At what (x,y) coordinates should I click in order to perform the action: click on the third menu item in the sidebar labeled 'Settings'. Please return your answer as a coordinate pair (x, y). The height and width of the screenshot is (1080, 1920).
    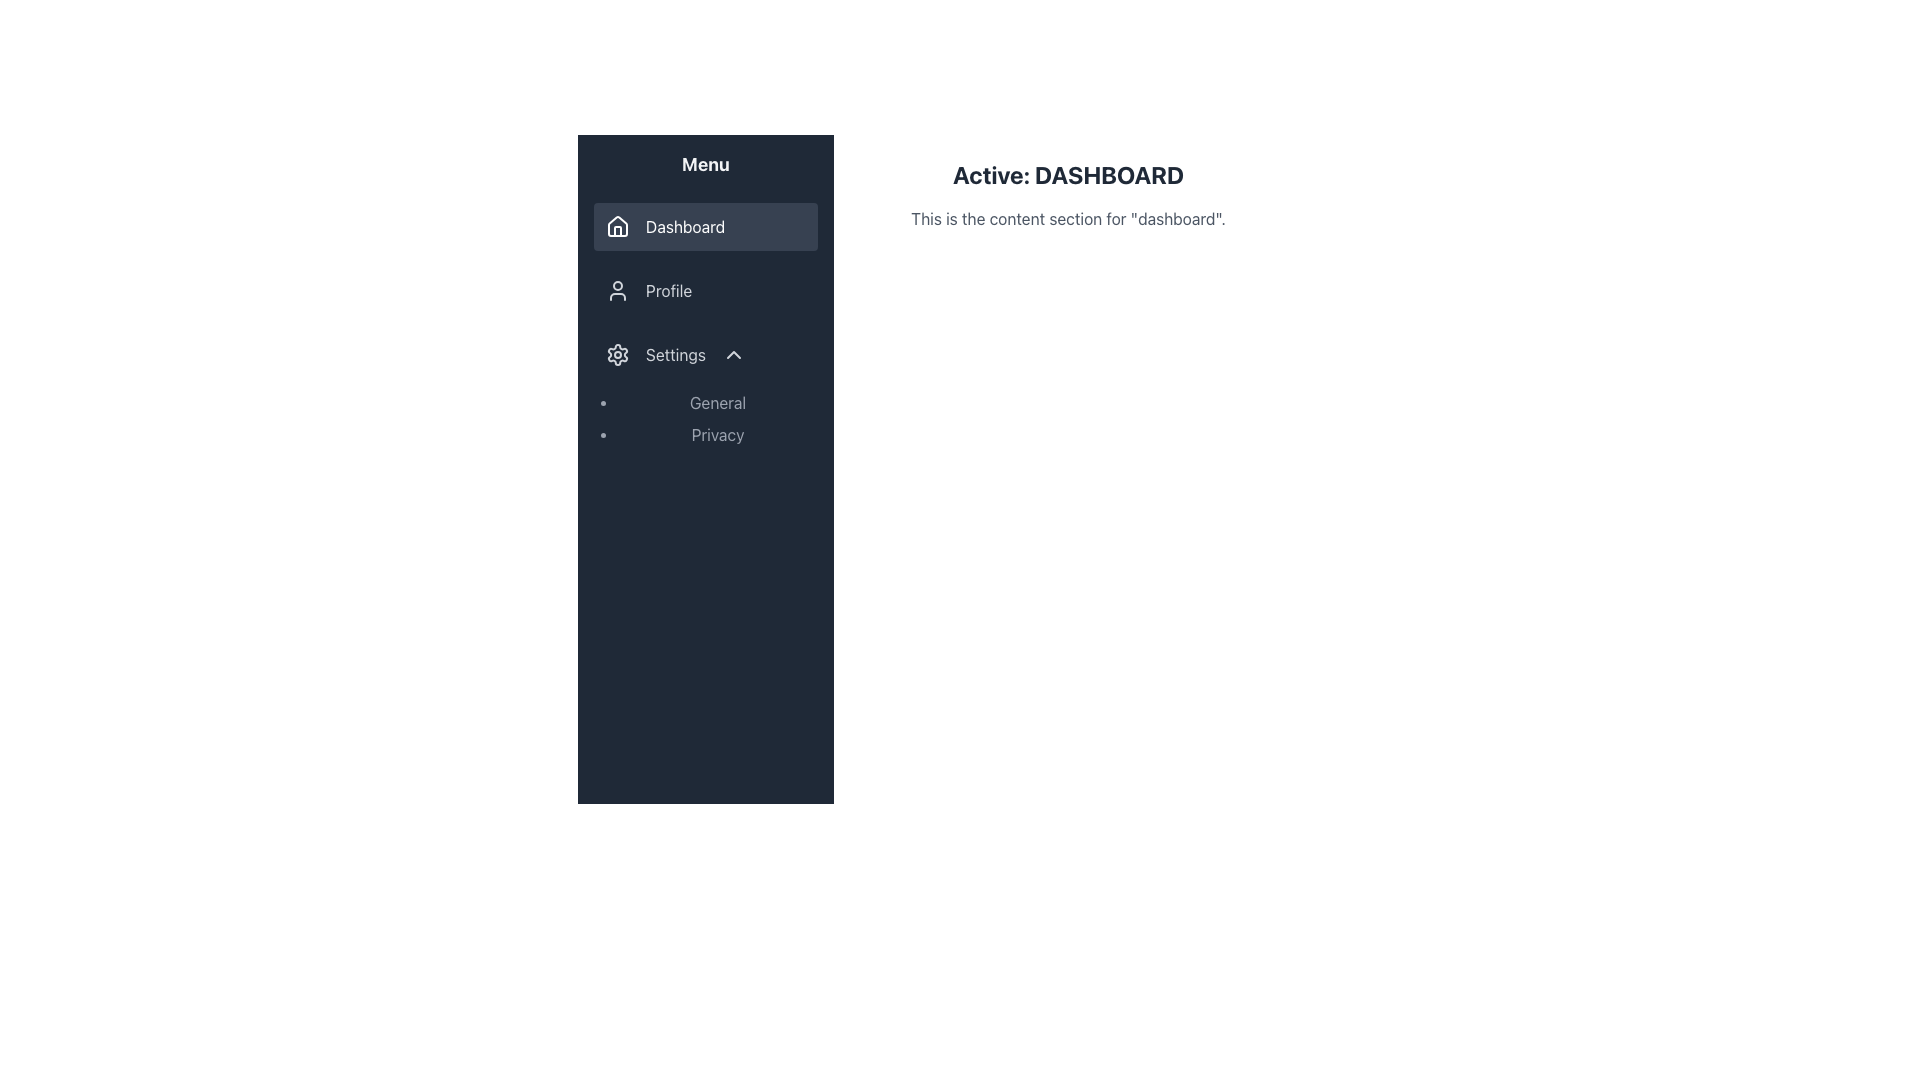
    Looking at the image, I should click on (705, 353).